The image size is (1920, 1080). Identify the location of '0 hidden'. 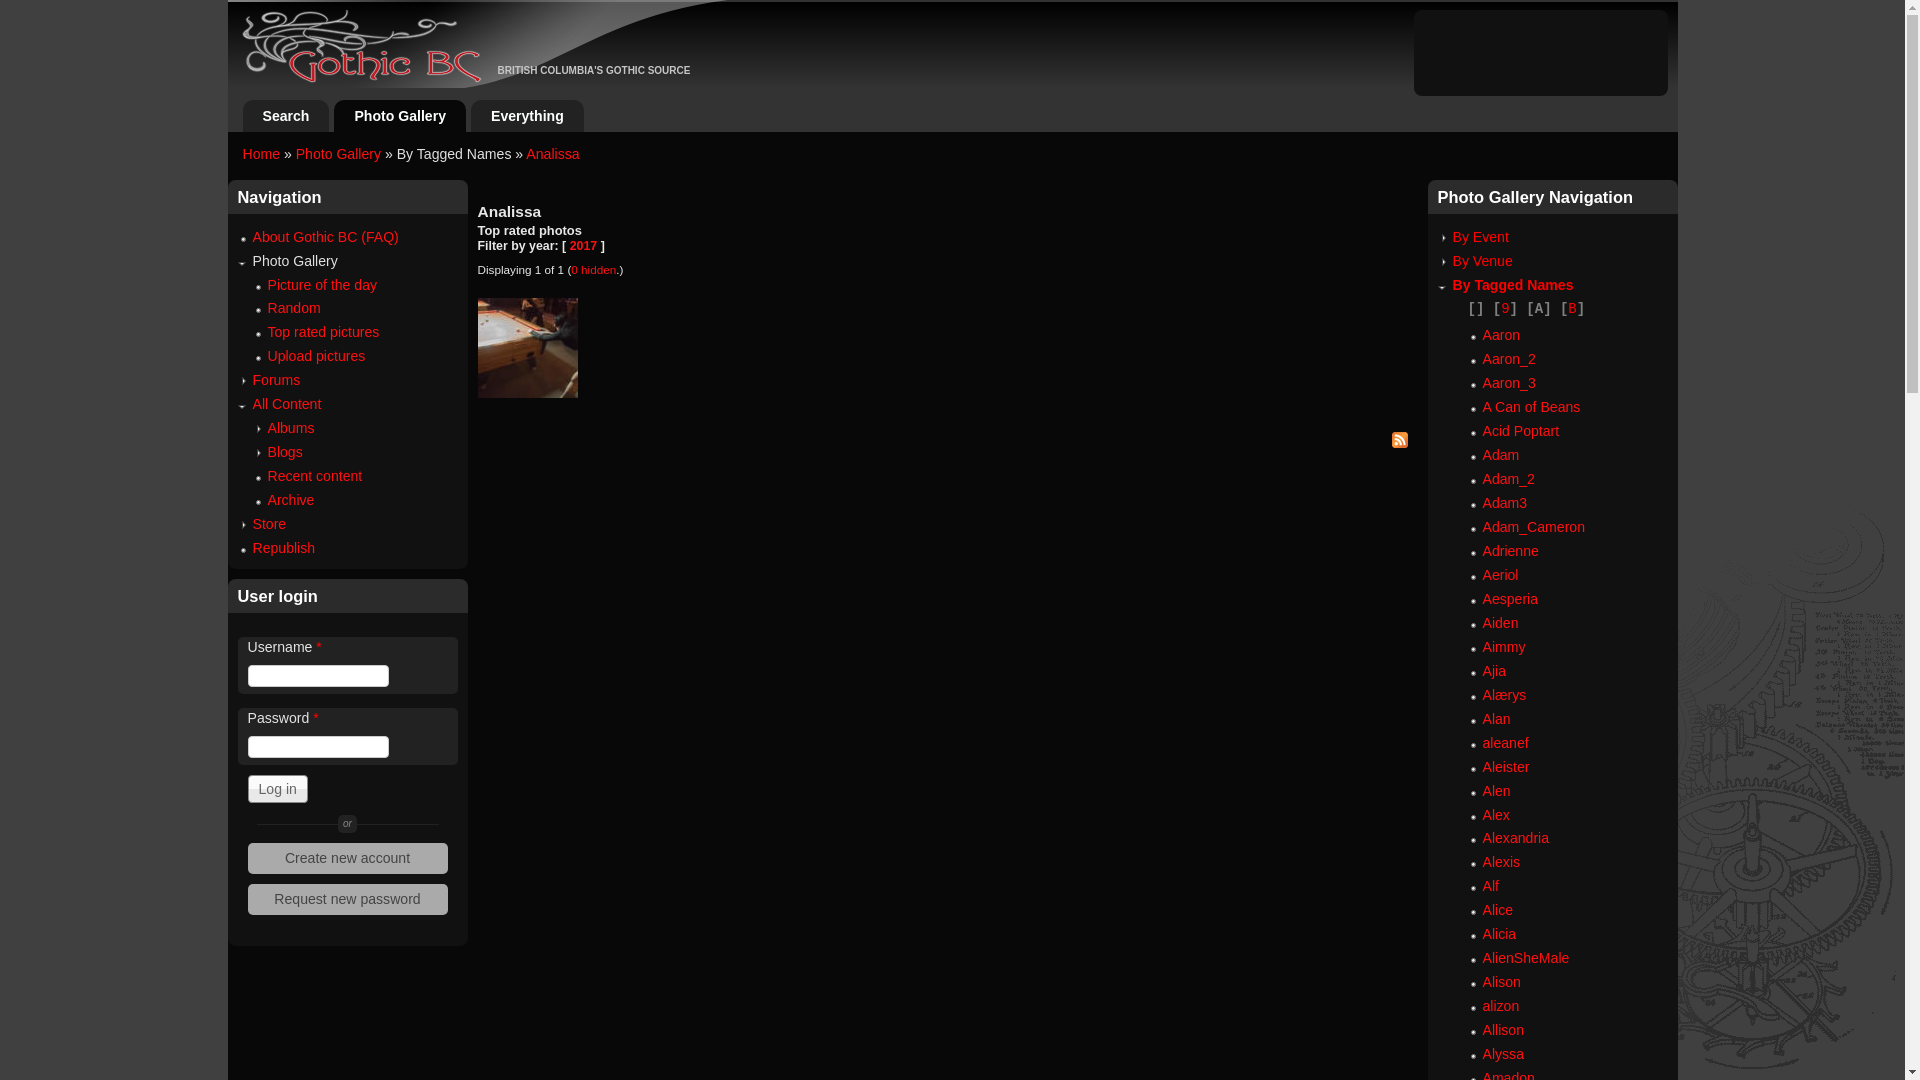
(592, 268).